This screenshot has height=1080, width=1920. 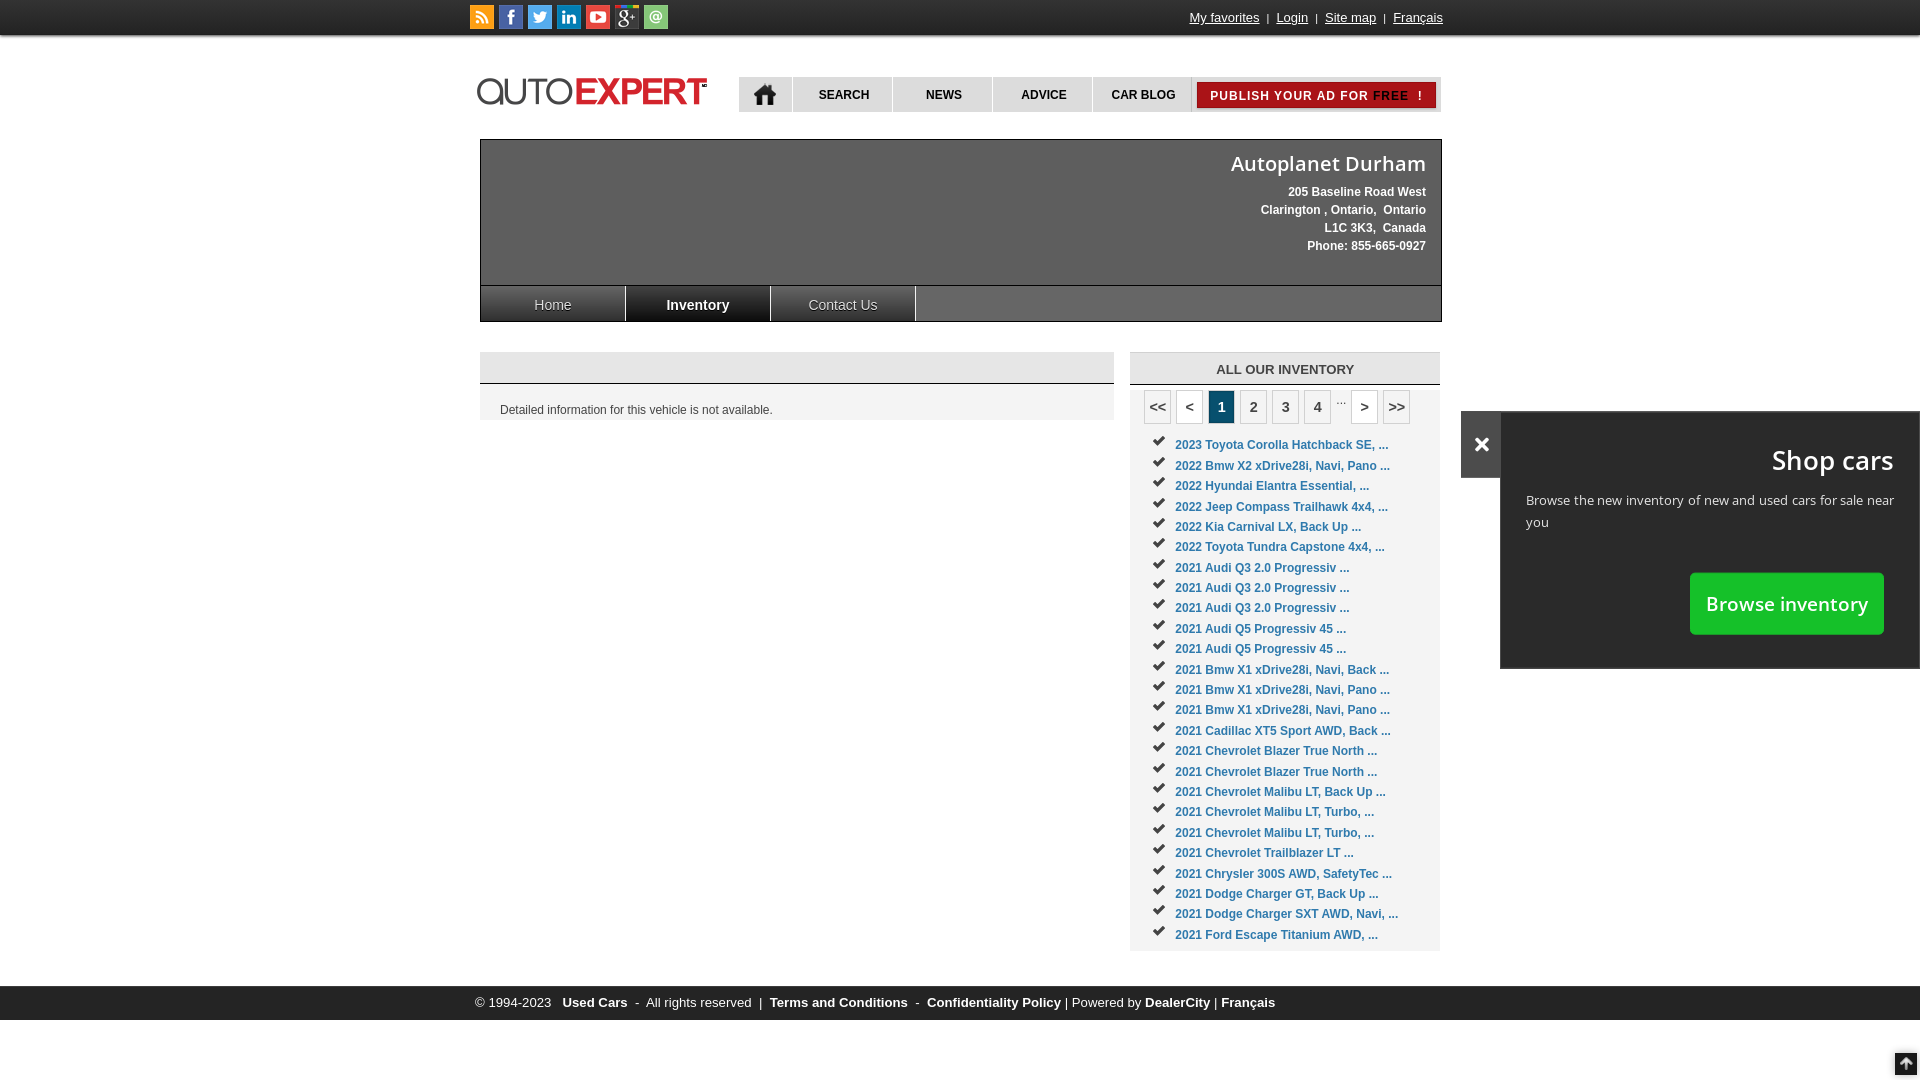 What do you see at coordinates (1175, 708) in the screenshot?
I see `'2021 Bmw X1 xDrive28i, Navi, Pano ...'` at bounding box center [1175, 708].